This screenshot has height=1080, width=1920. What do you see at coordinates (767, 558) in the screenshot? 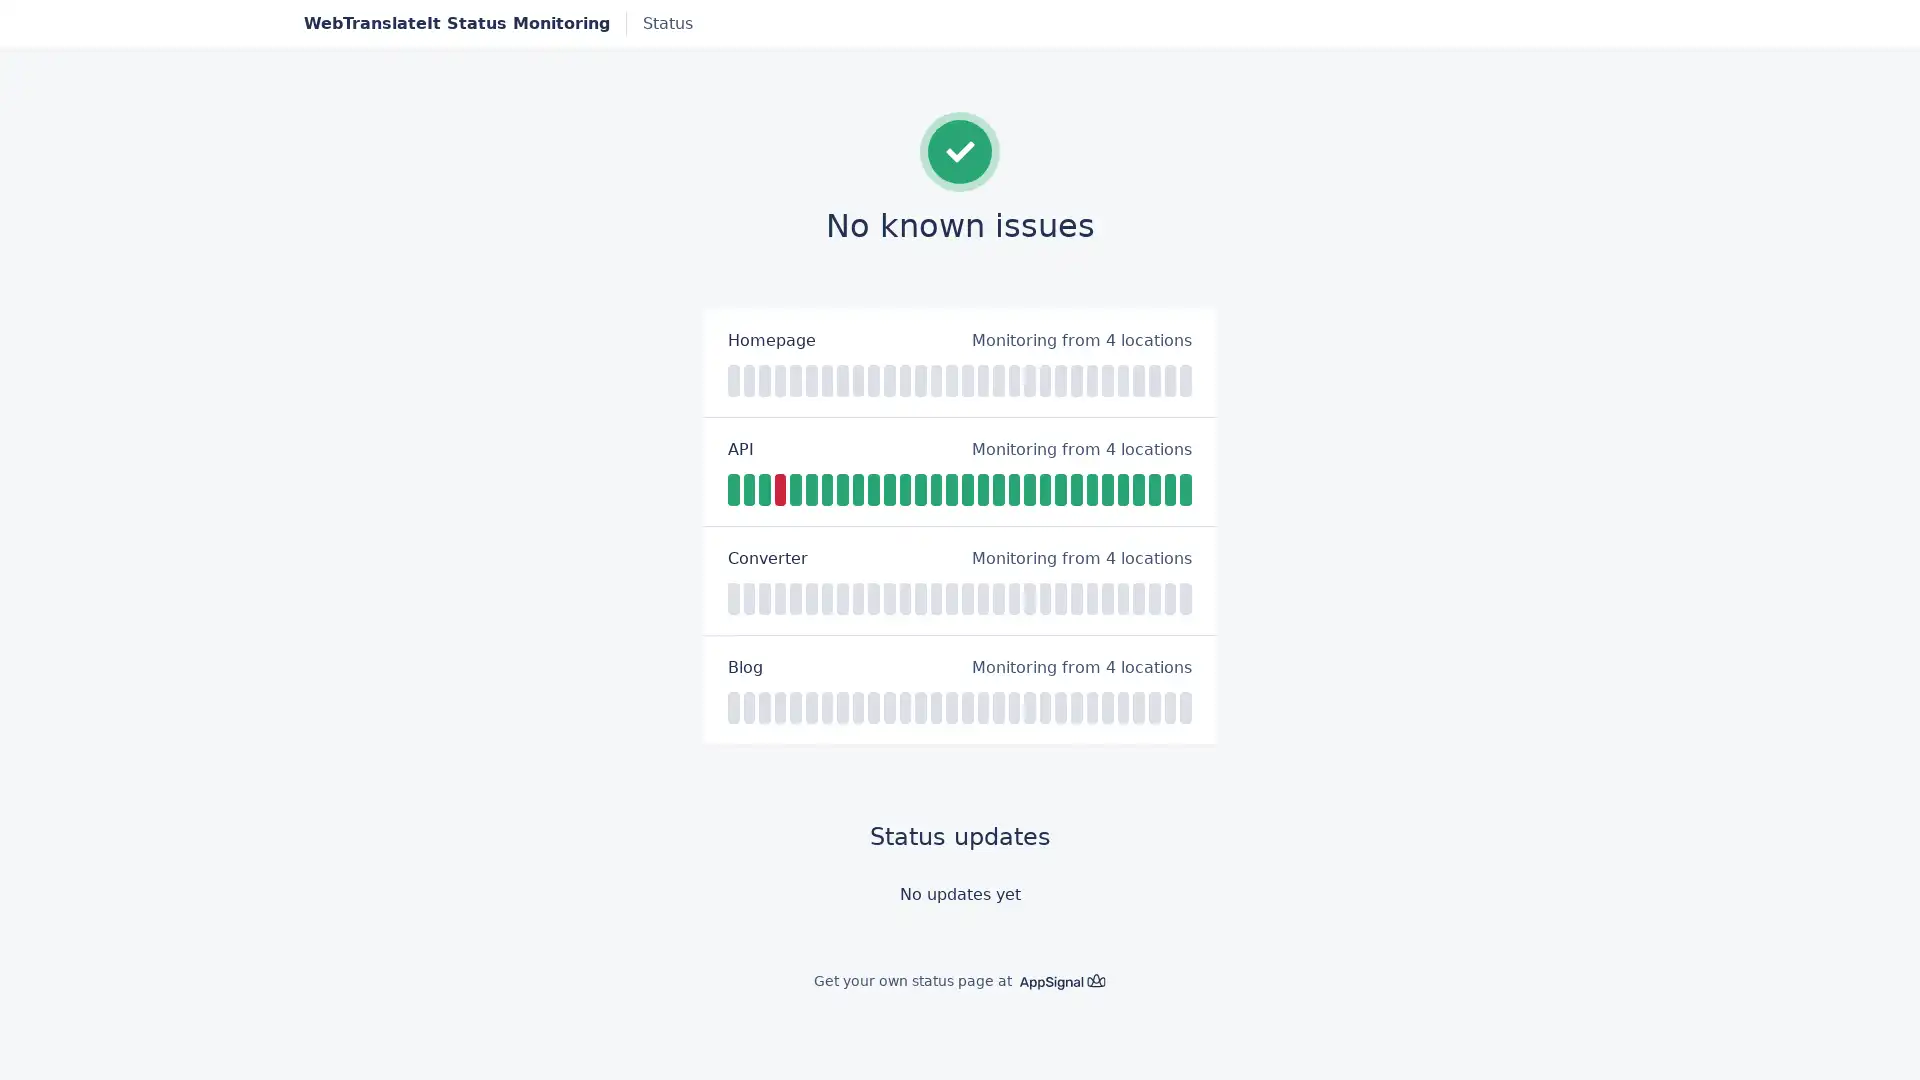
I see `Converter` at bounding box center [767, 558].